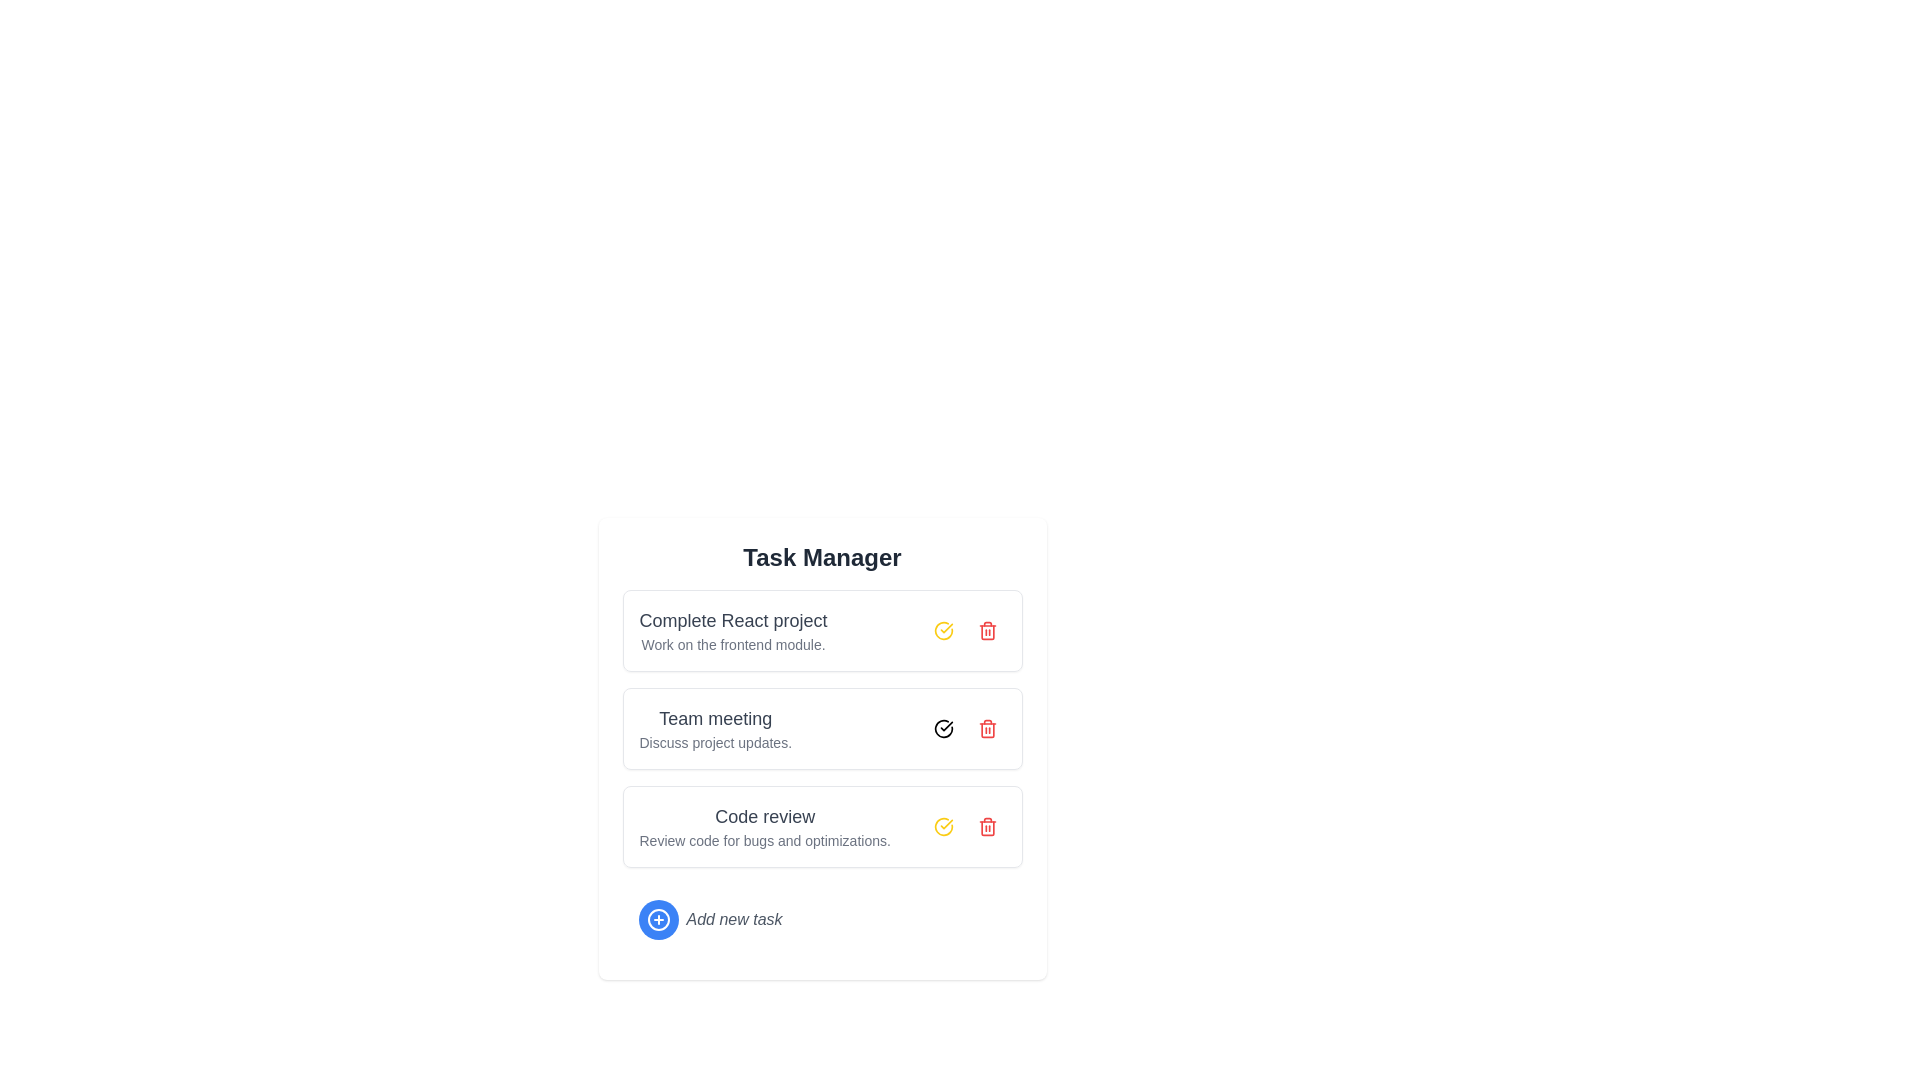  Describe the element at coordinates (942, 729) in the screenshot. I see `the action button located to the right of the 'Team meeting' task entry` at that location.